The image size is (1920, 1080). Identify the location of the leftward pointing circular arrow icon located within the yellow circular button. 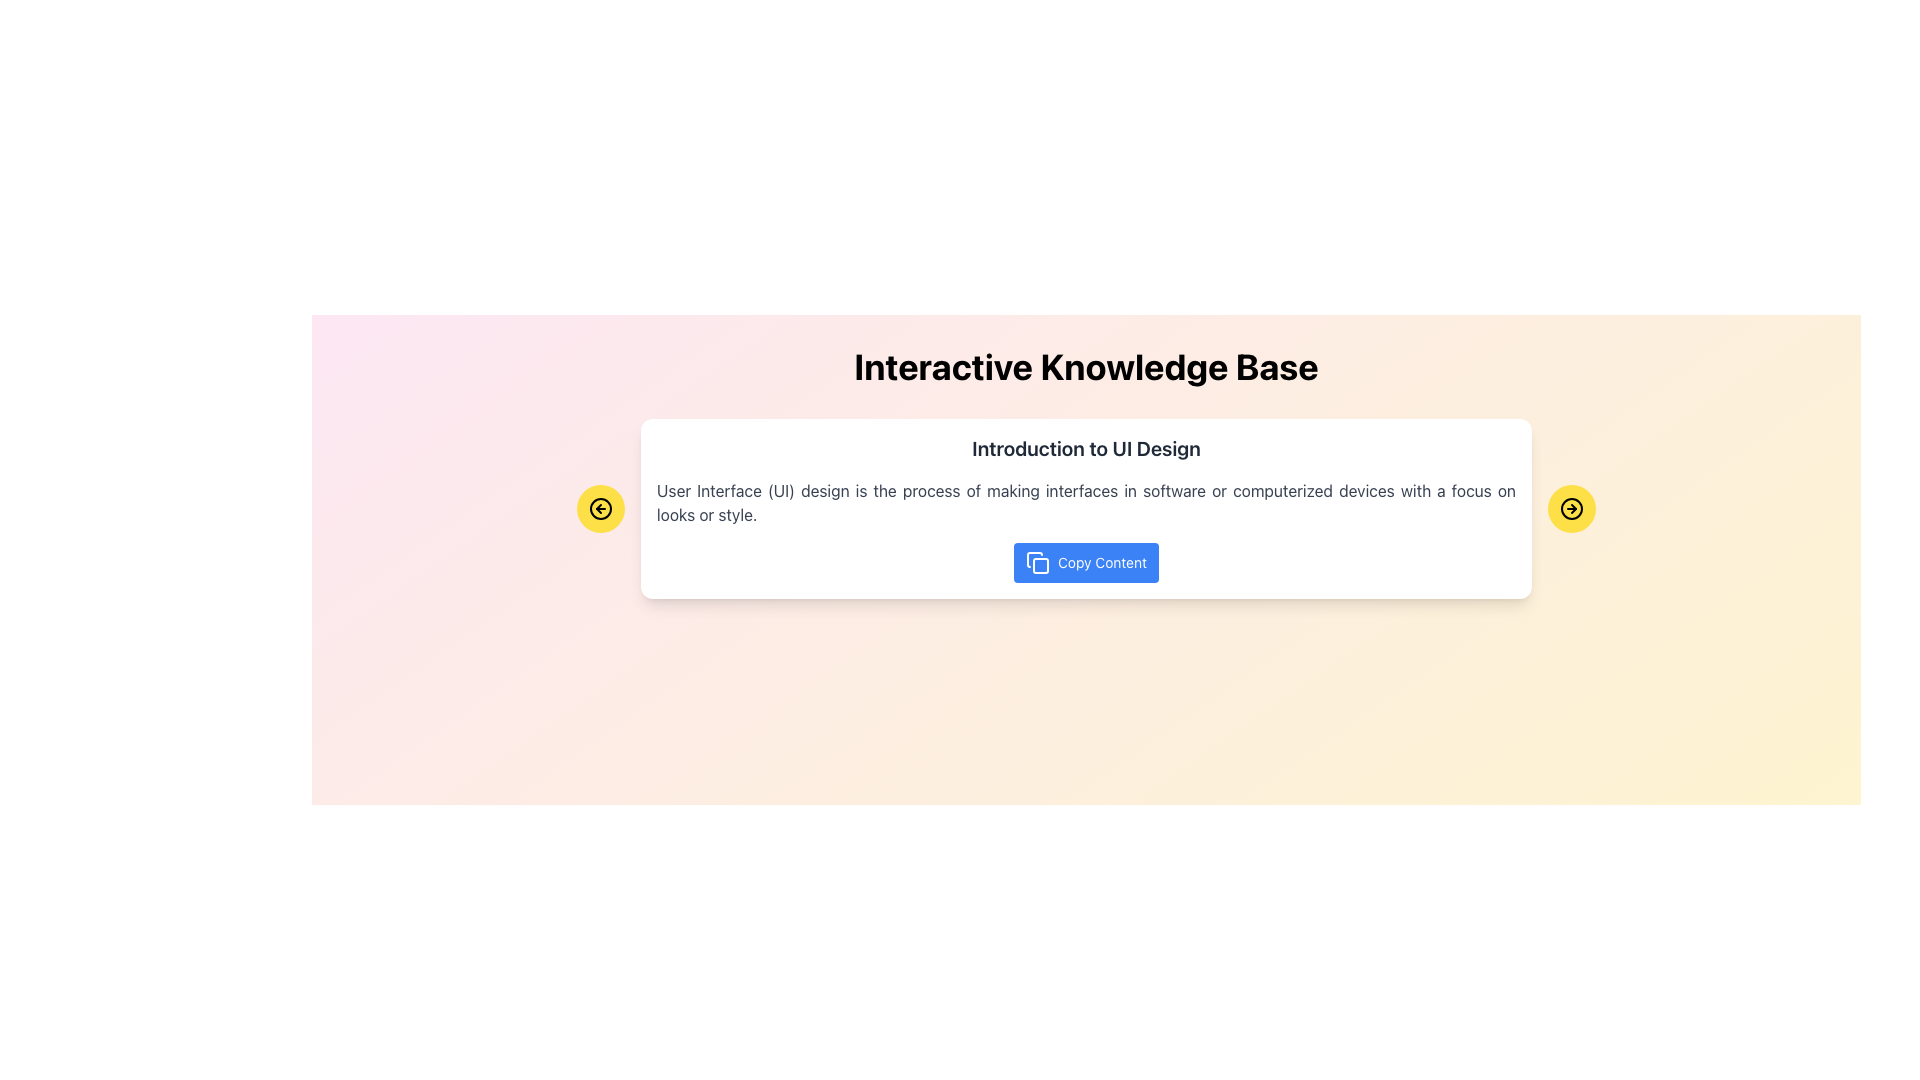
(599, 508).